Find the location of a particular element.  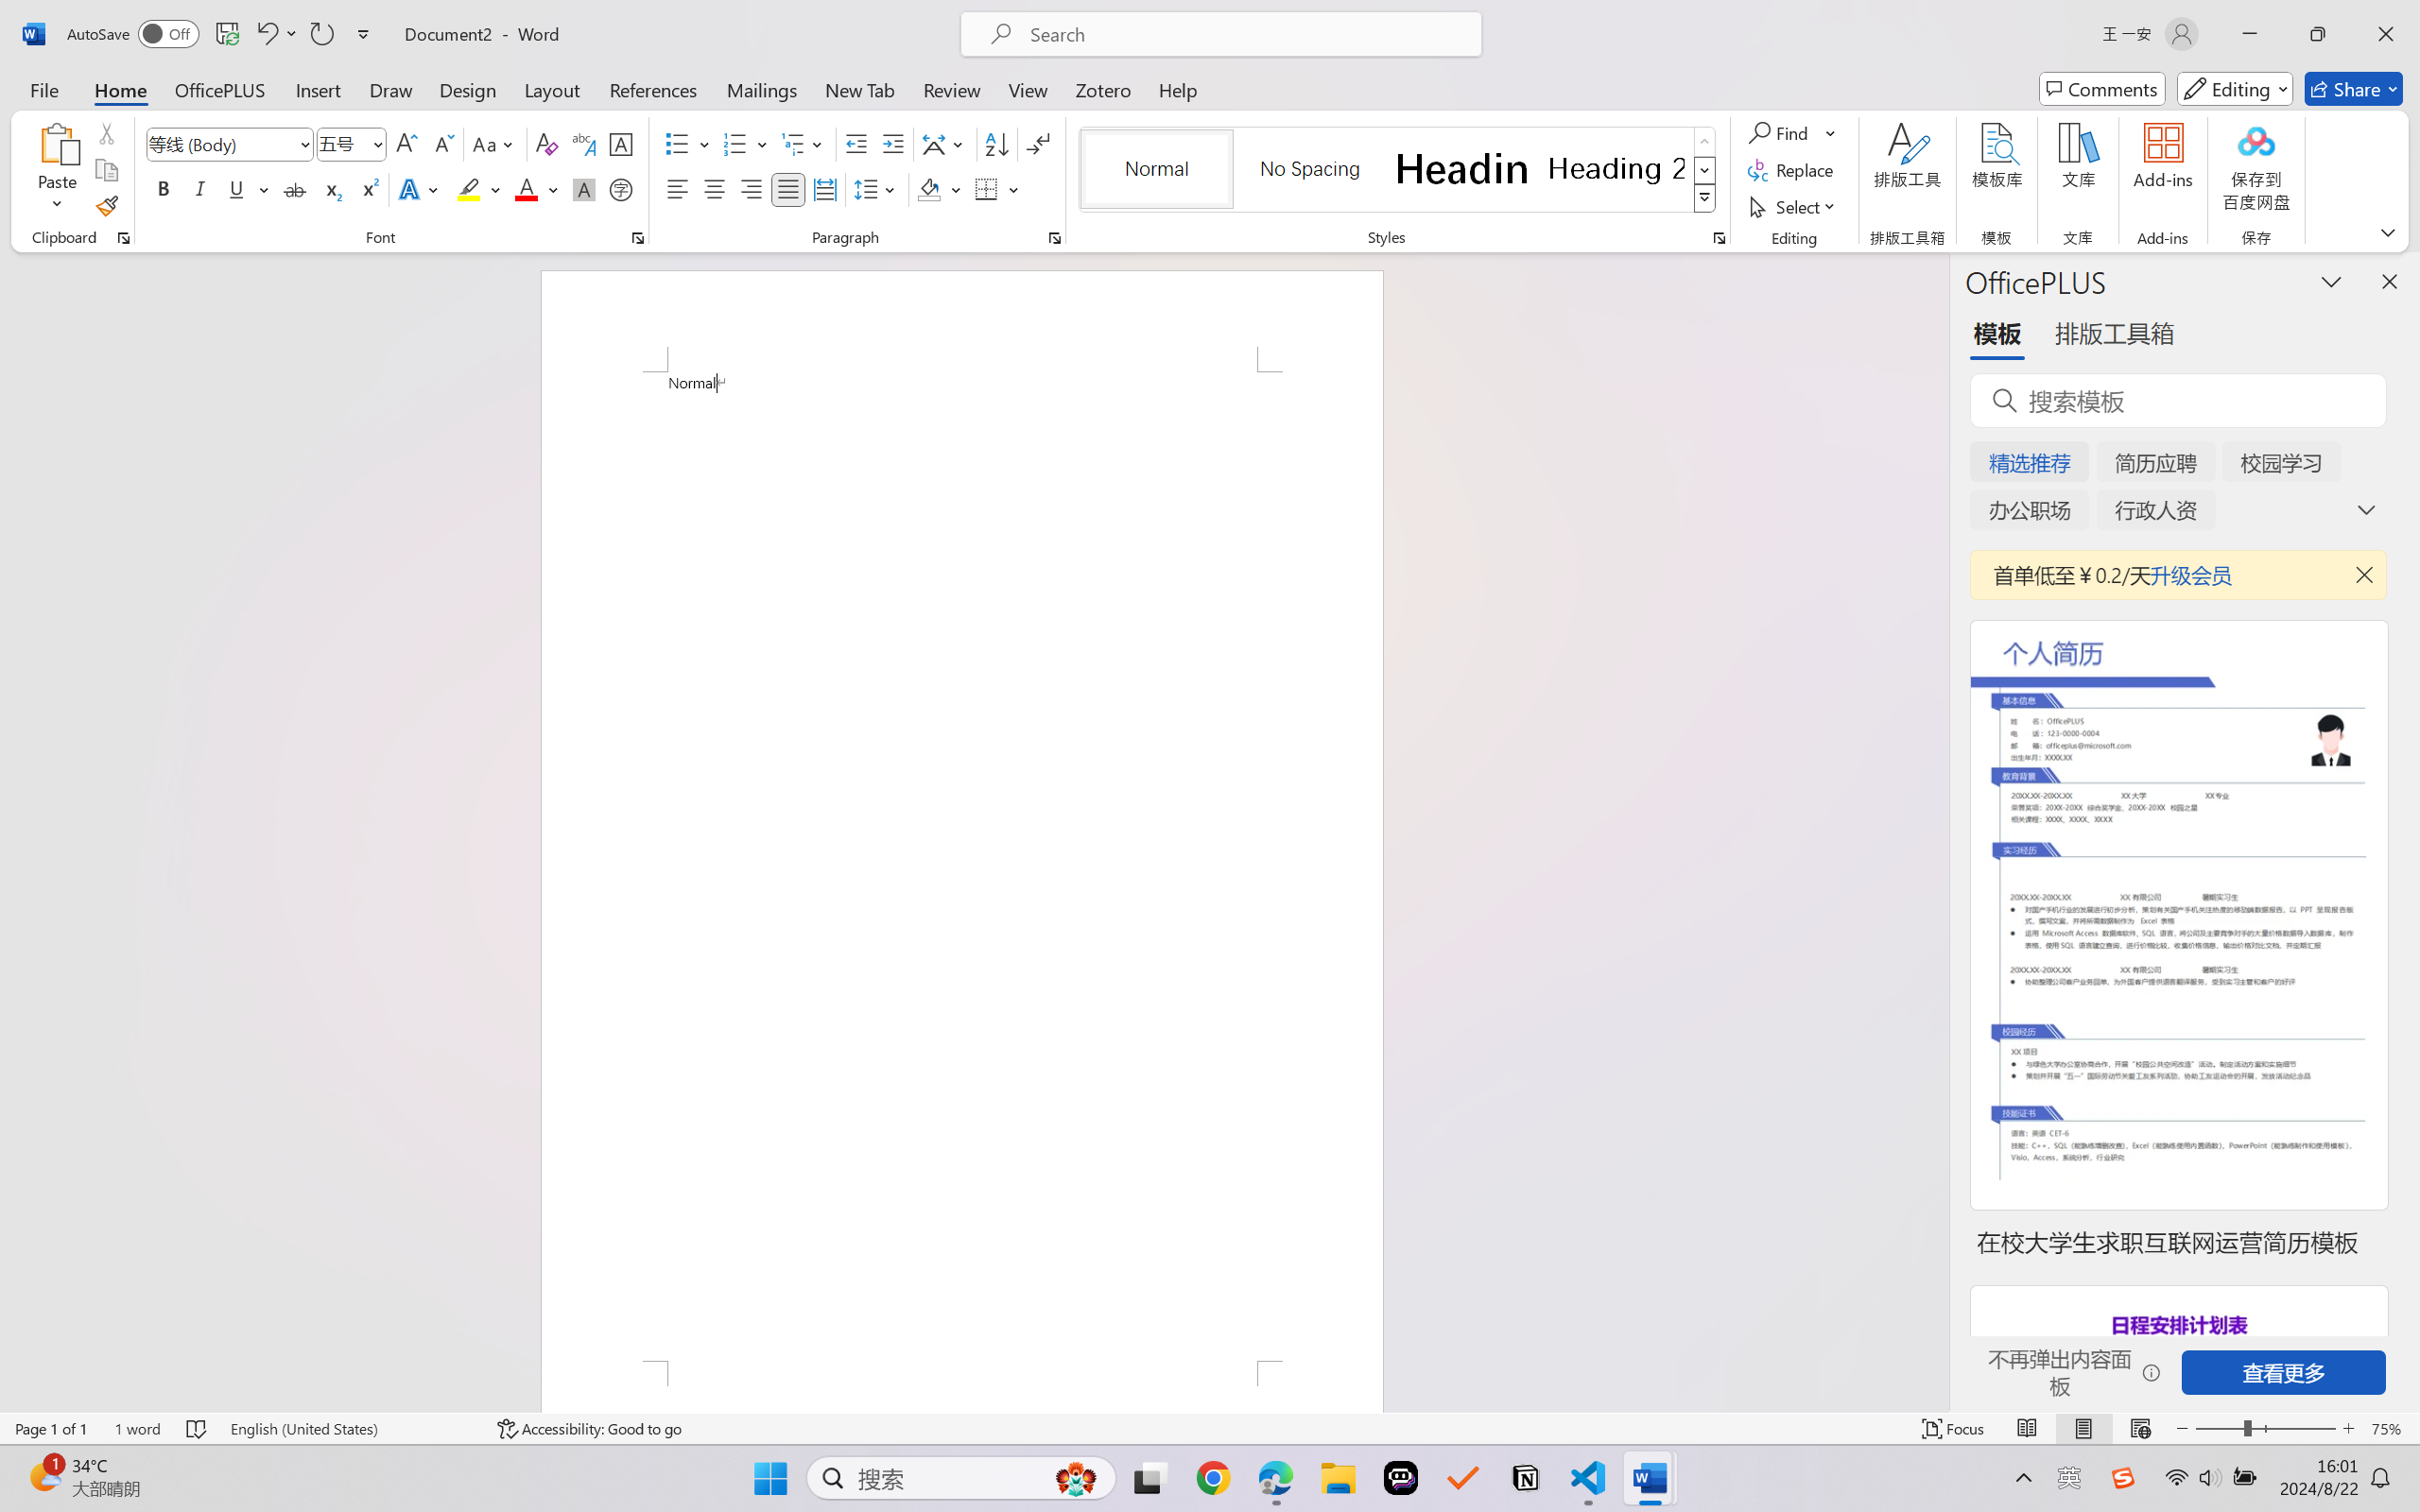

'Font Size' is located at coordinates (351, 144).